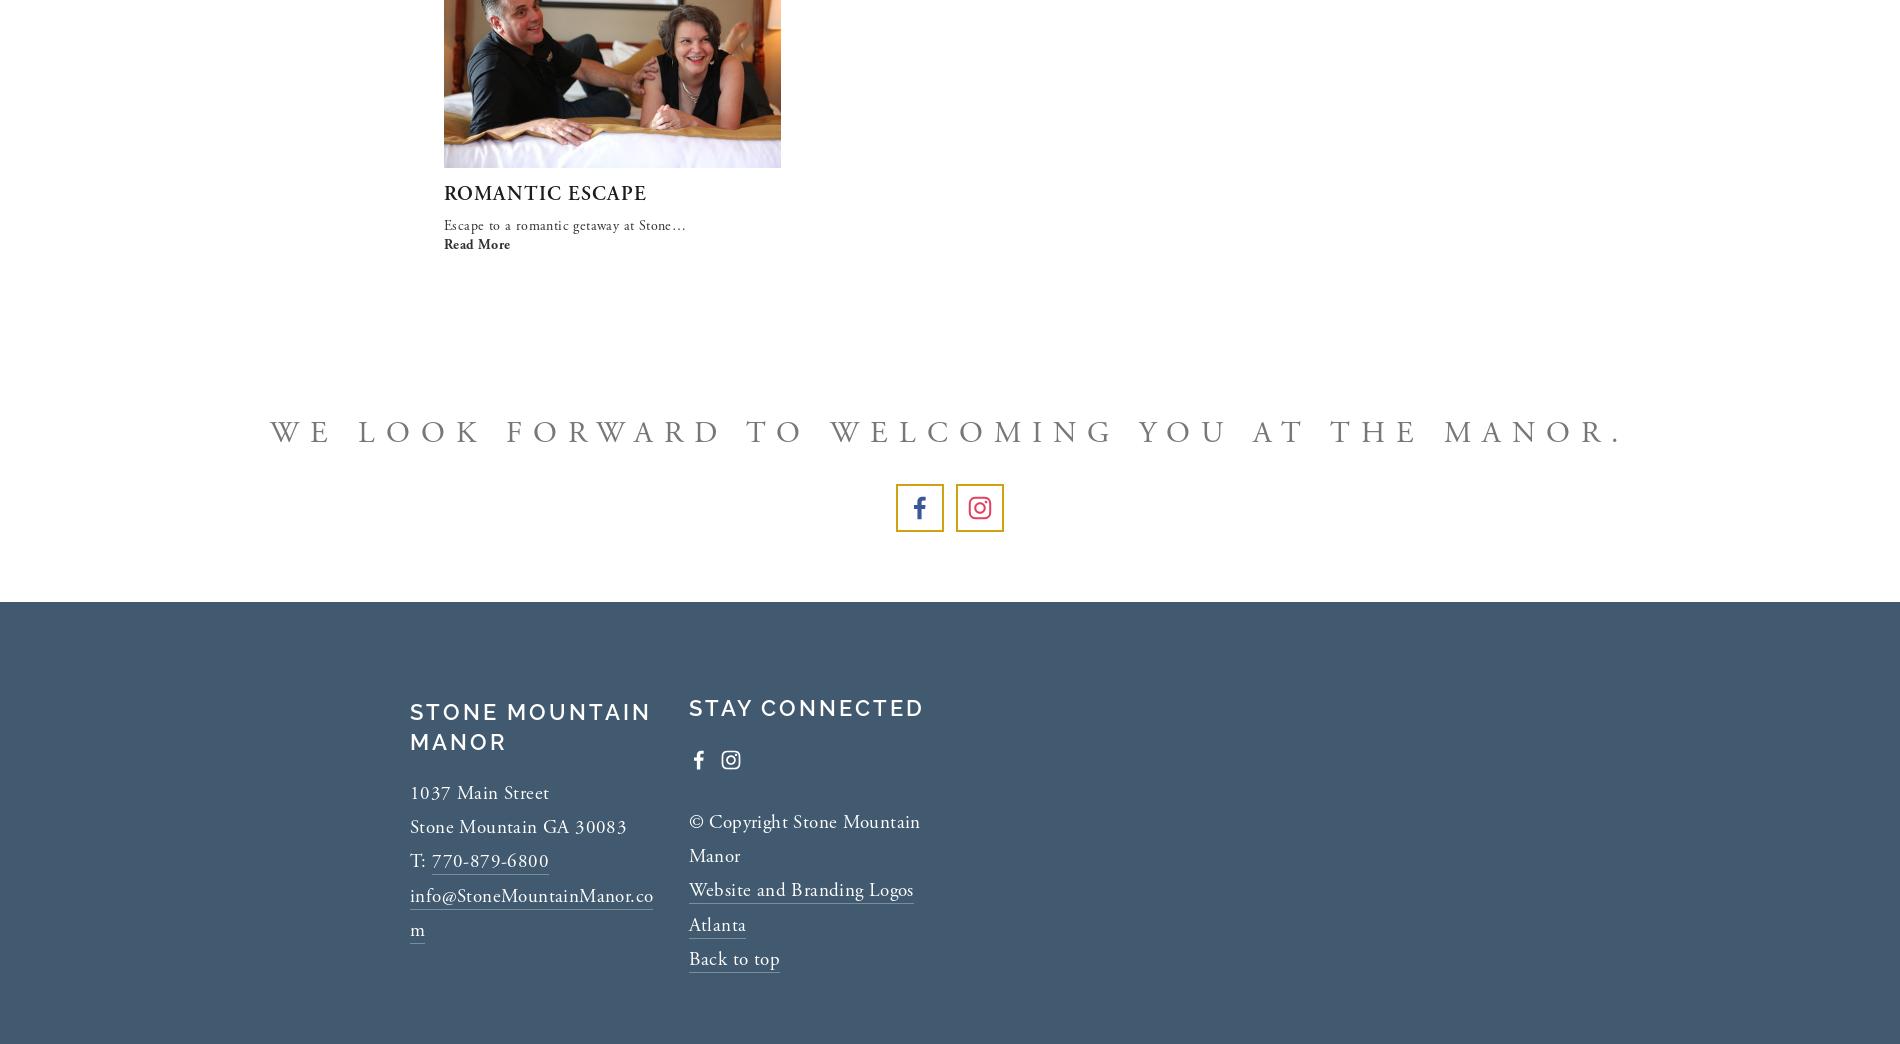 The image size is (1900, 1044). What do you see at coordinates (477, 245) in the screenshot?
I see `'Read More'` at bounding box center [477, 245].